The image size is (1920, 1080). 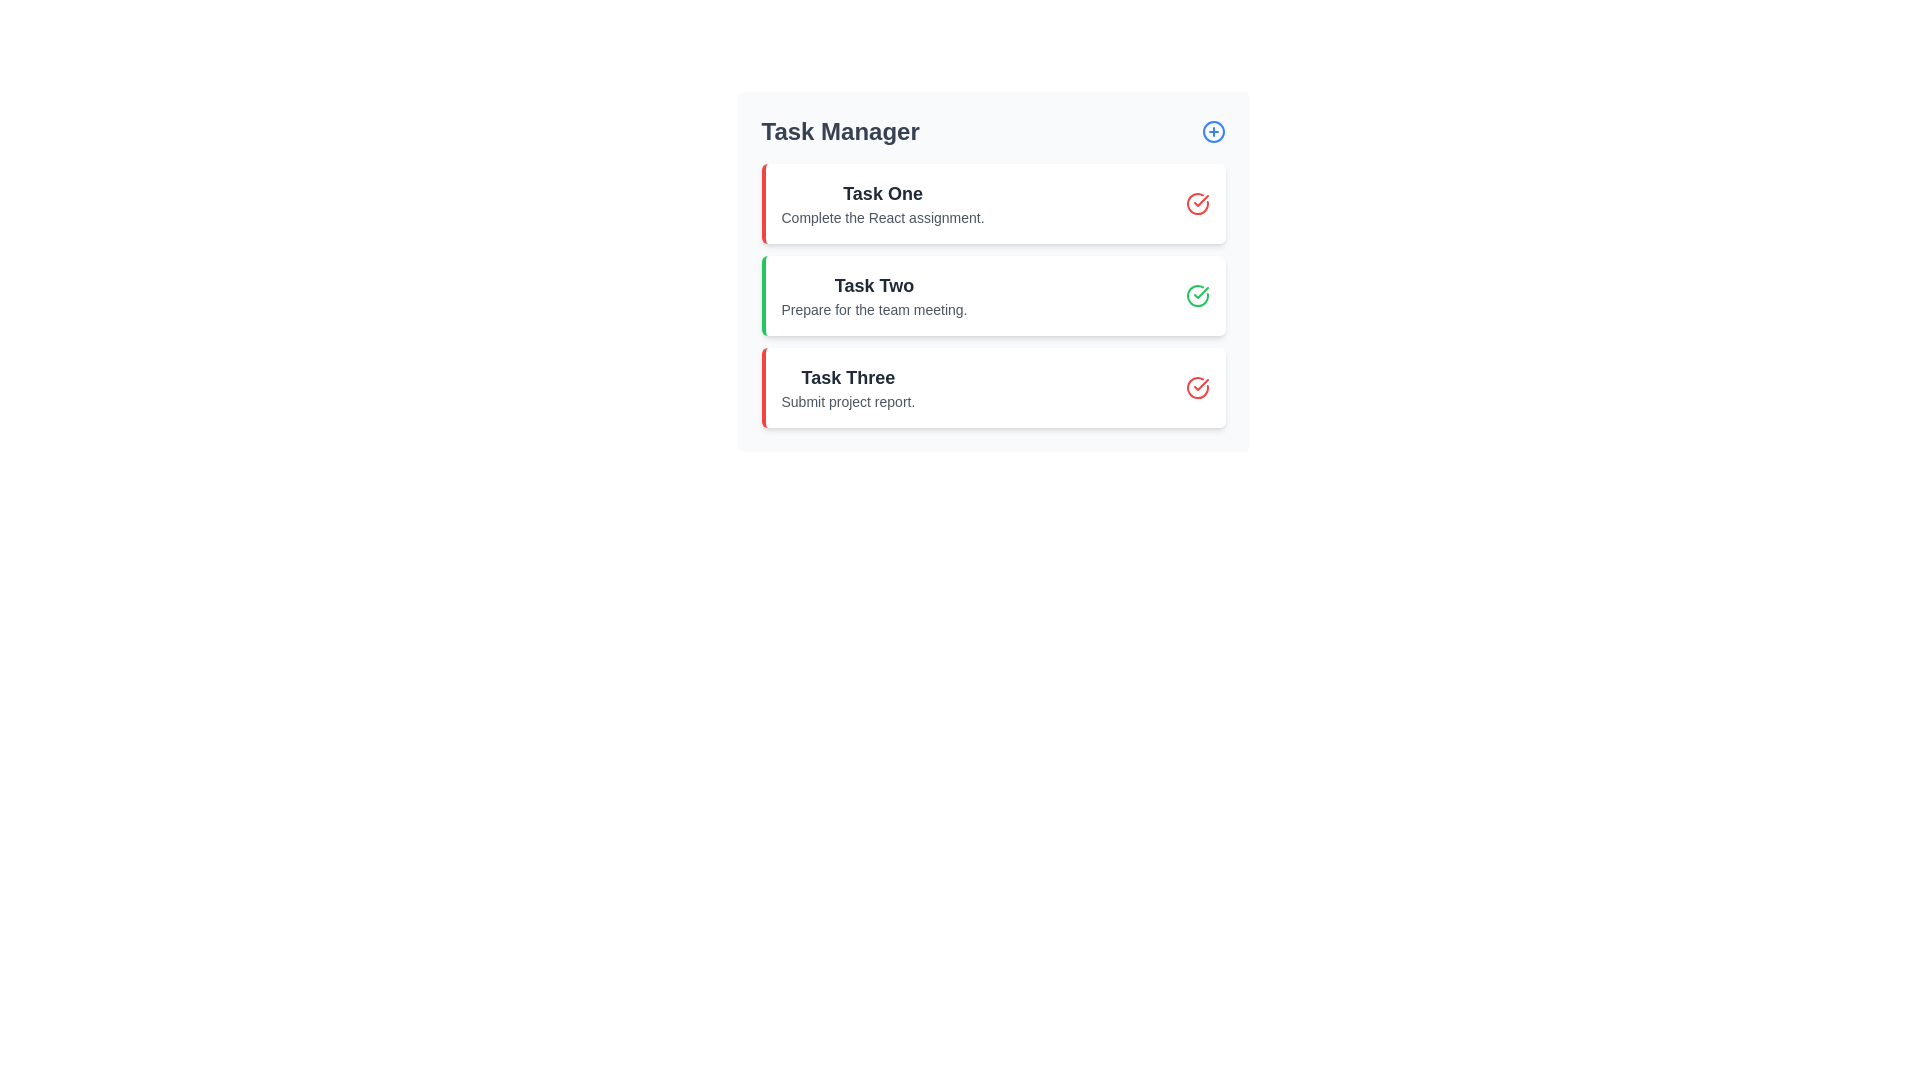 What do you see at coordinates (995, 204) in the screenshot?
I see `the task item 'Task One' in the Task Manager section` at bounding box center [995, 204].